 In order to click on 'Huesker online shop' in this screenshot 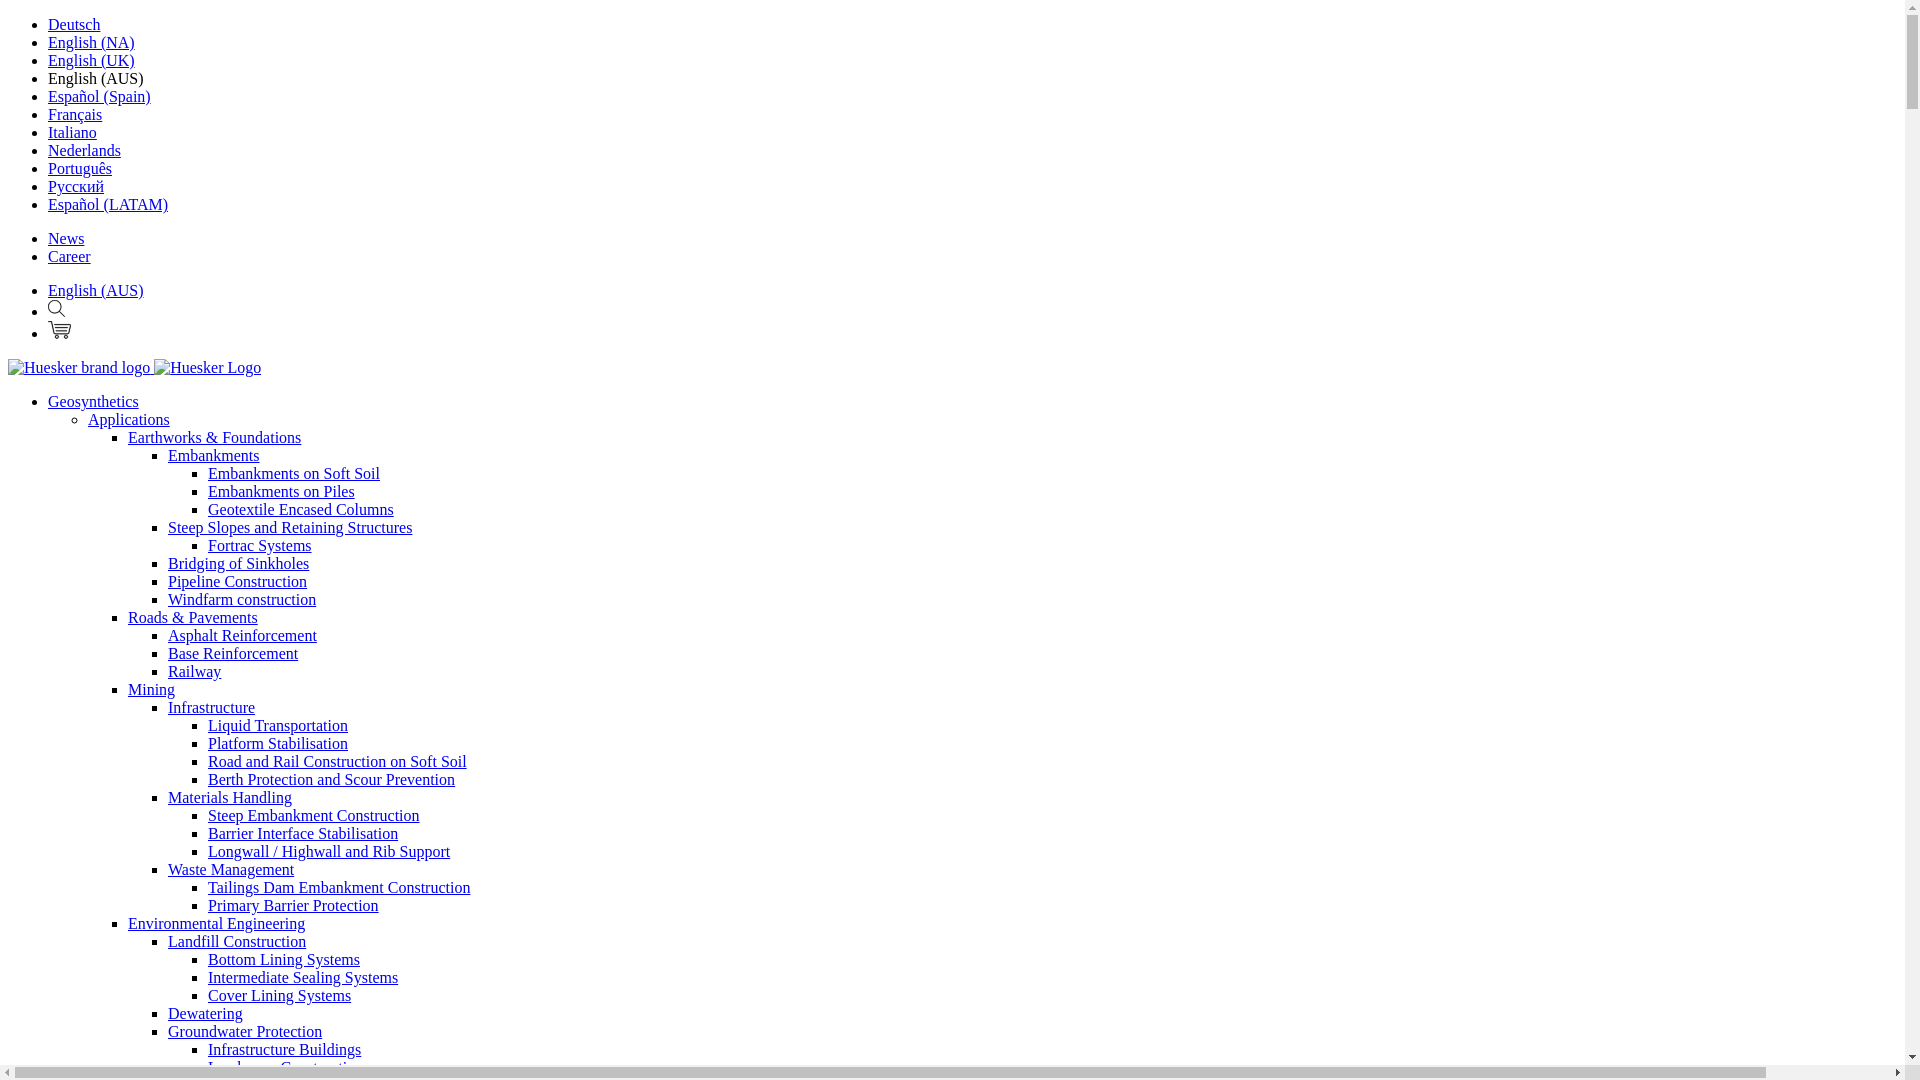, I will do `click(59, 329)`.